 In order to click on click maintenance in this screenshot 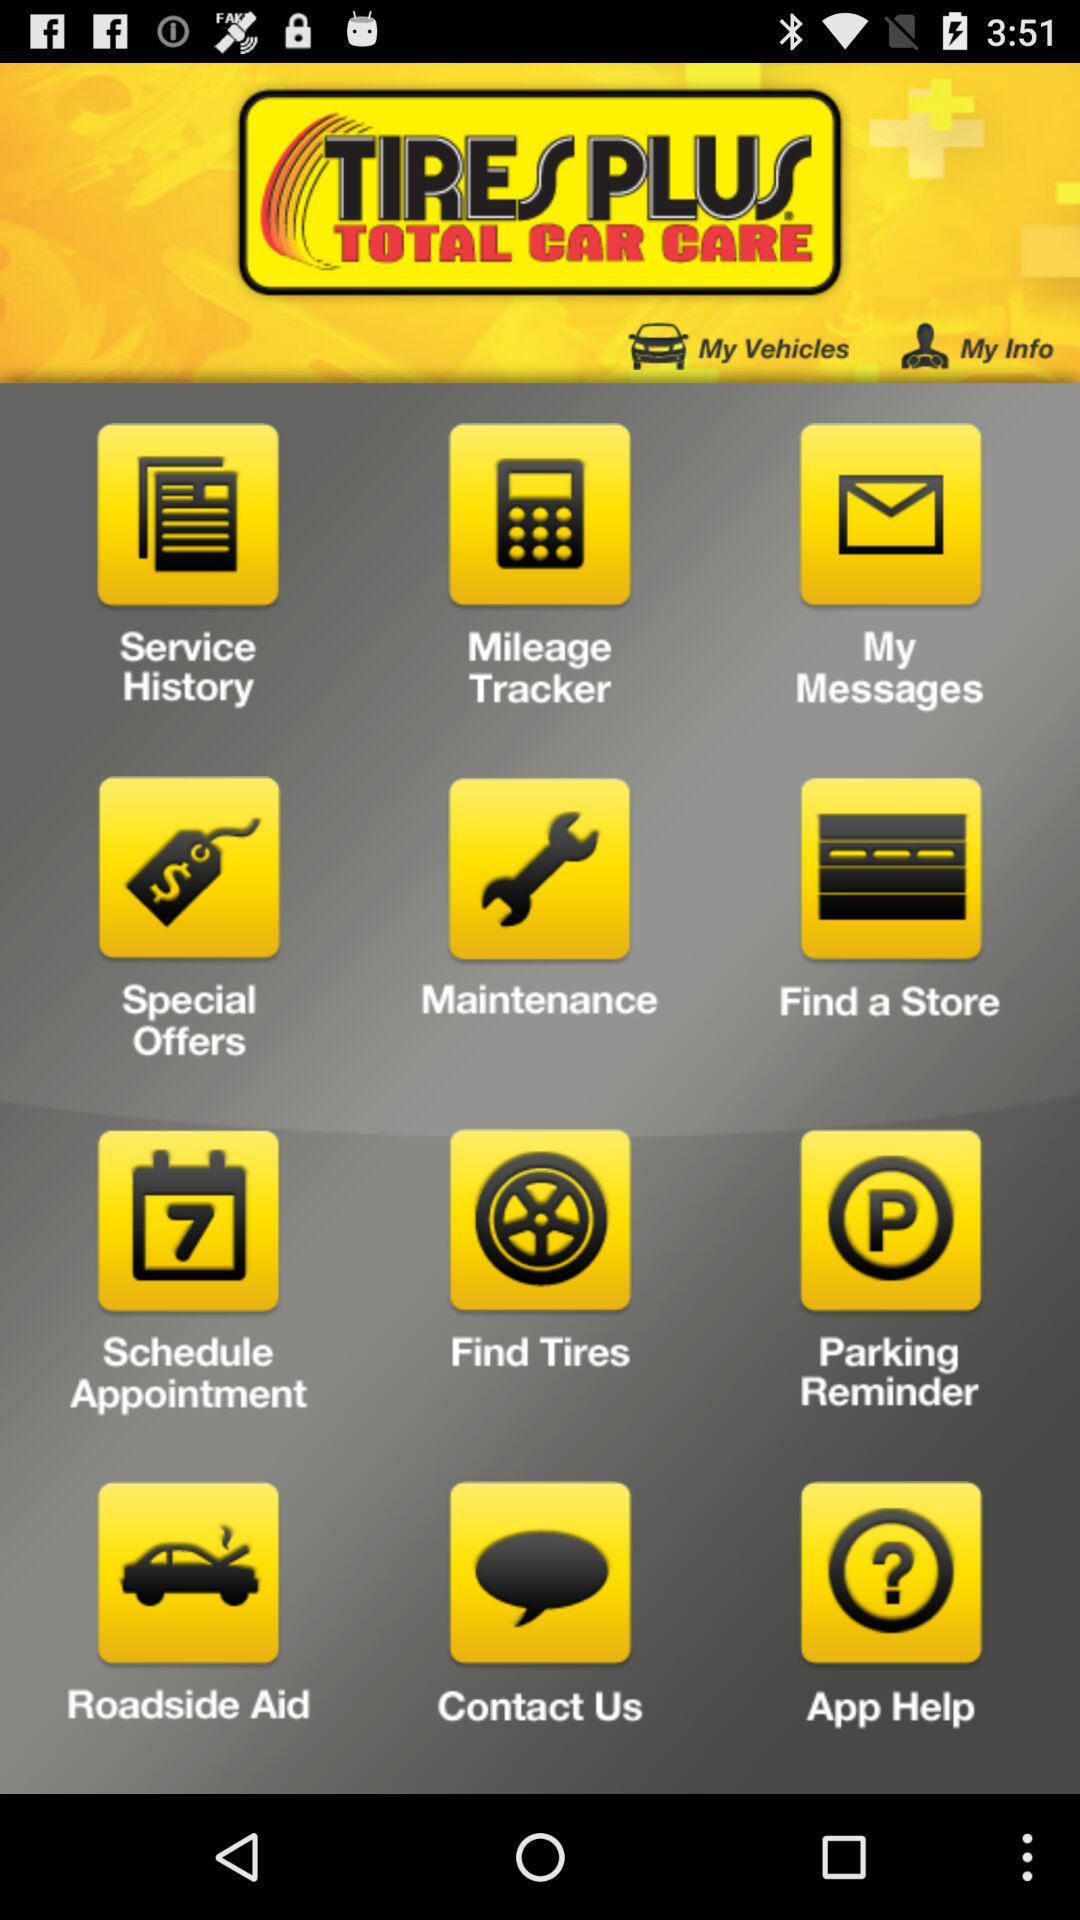, I will do `click(540, 924)`.